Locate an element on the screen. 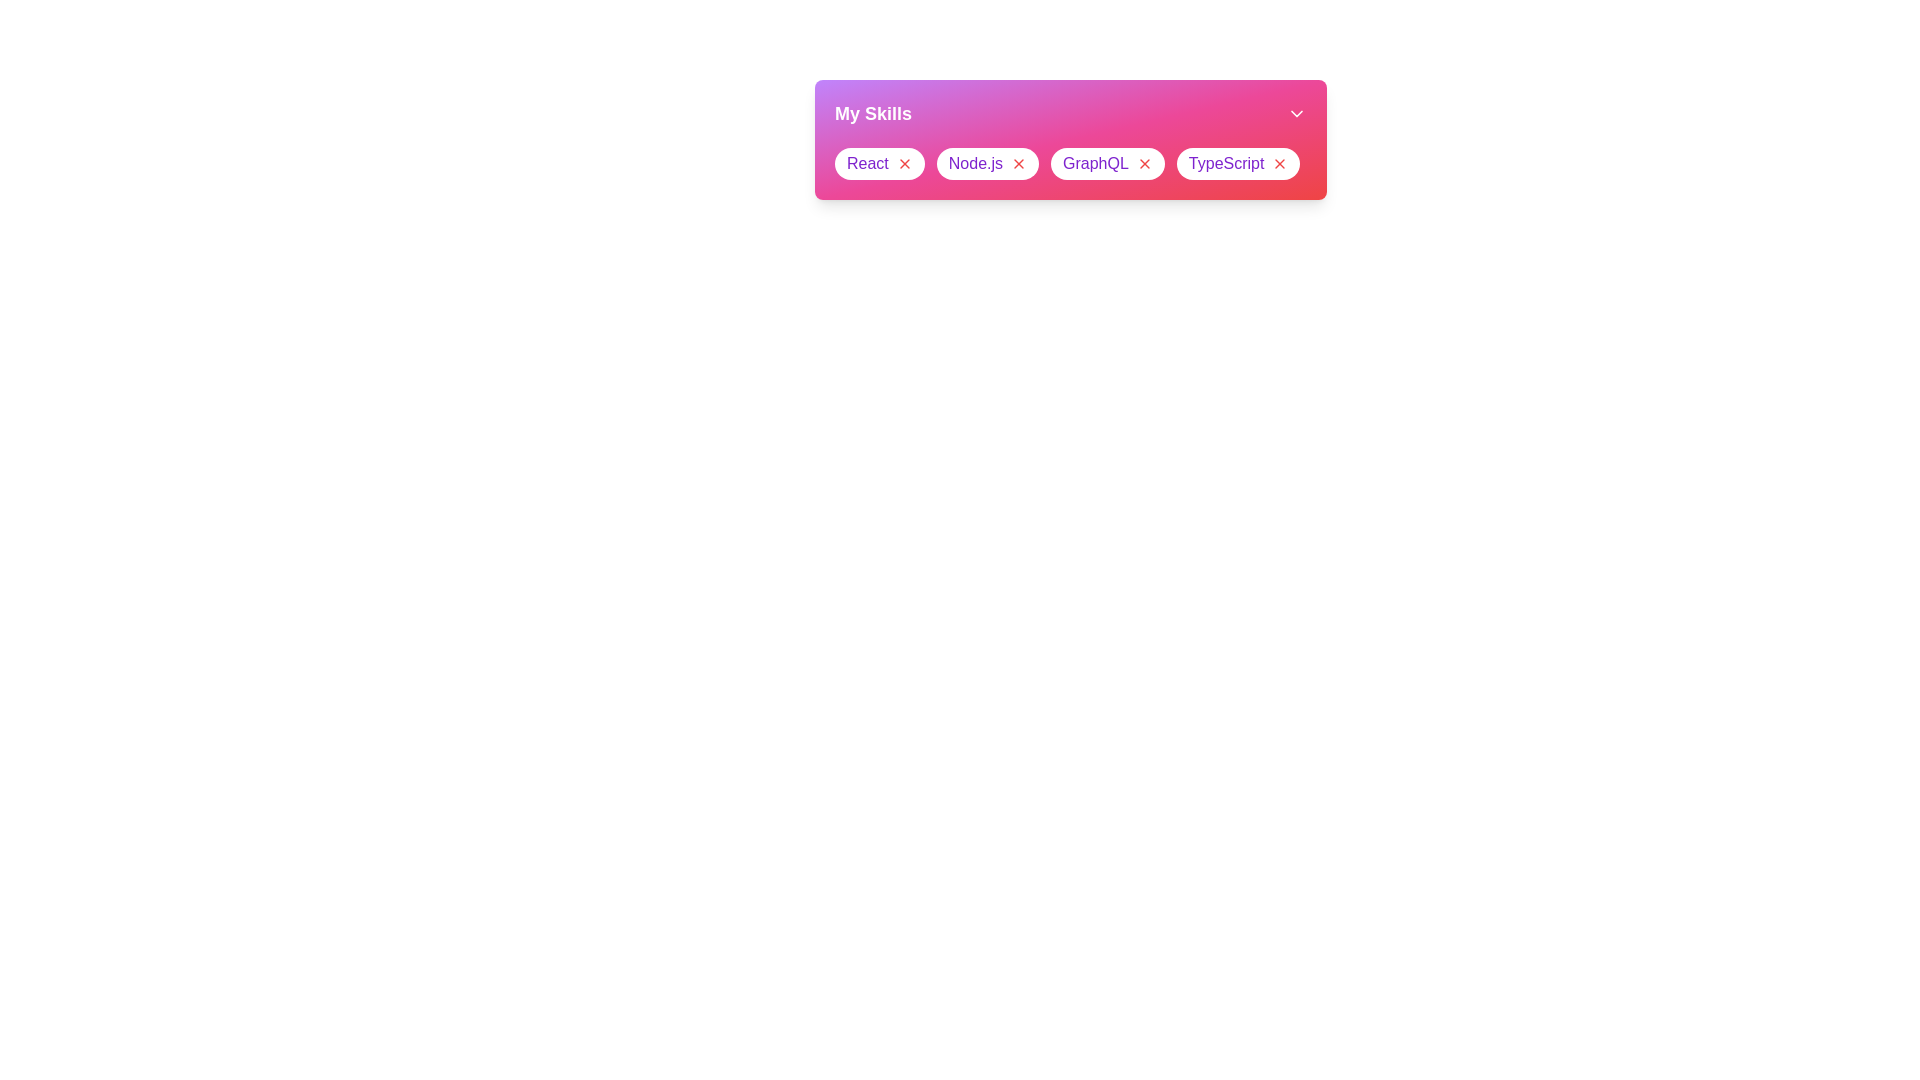  the skill text Node.js to focus or select it is located at coordinates (975, 163).